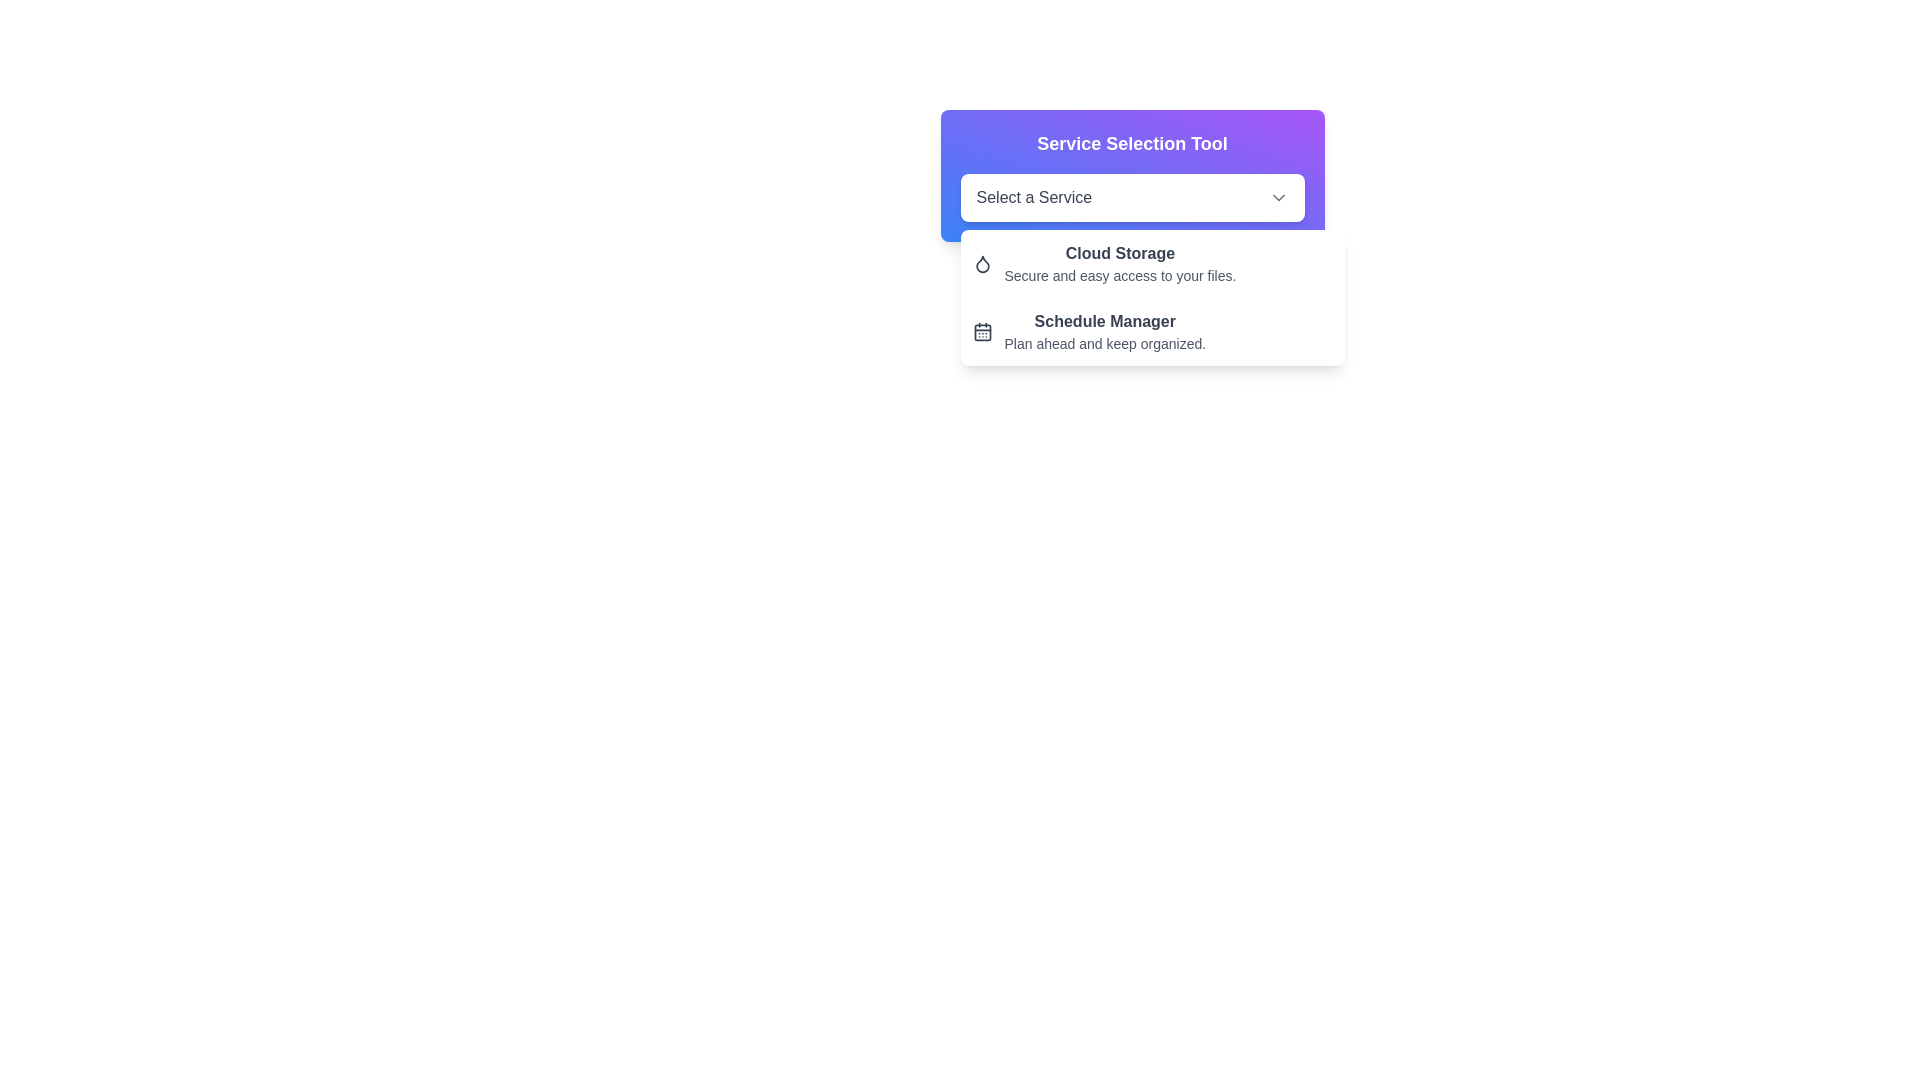  Describe the element at coordinates (982, 262) in the screenshot. I see `the droplet icon with a dark gray outline, located to the left of the 'Cloud Storage' text` at that location.